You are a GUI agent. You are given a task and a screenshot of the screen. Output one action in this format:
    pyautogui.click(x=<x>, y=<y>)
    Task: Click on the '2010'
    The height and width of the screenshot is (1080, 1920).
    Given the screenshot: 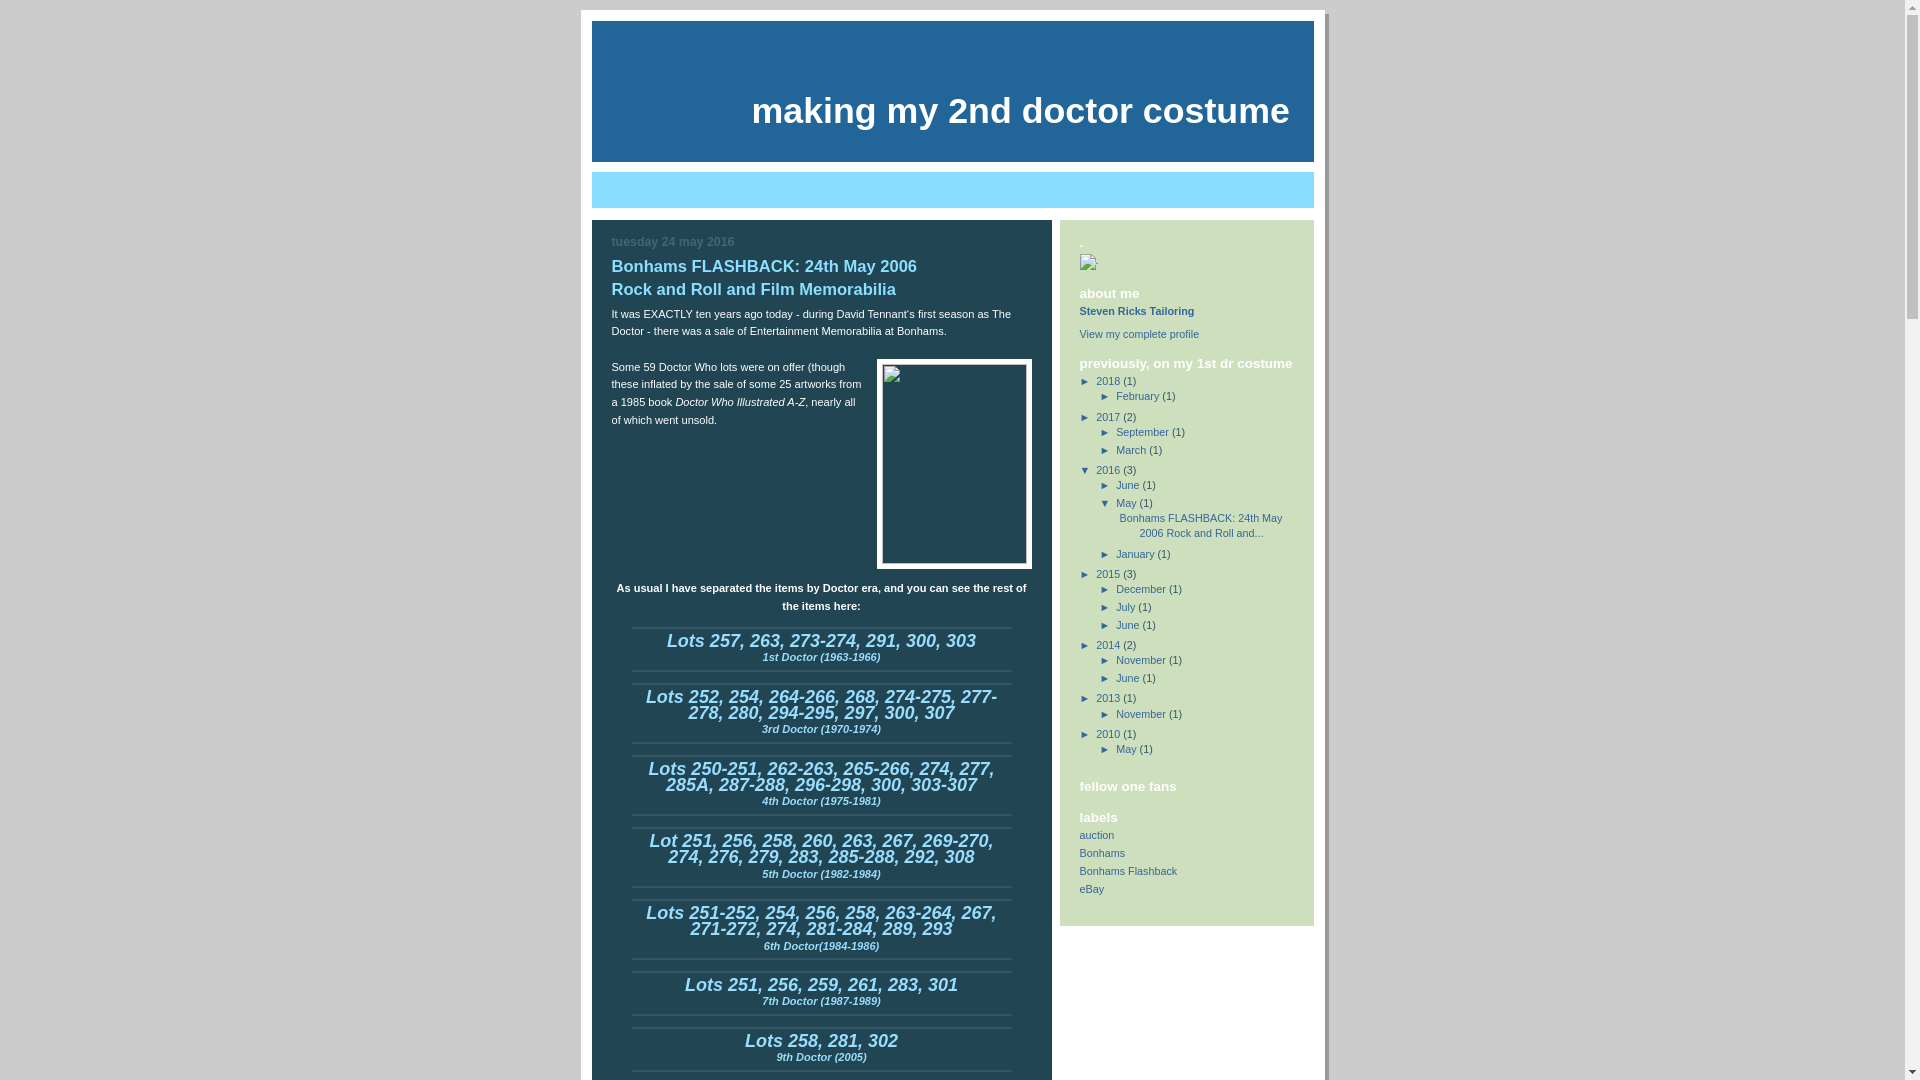 What is the action you would take?
    pyautogui.click(x=1108, y=733)
    